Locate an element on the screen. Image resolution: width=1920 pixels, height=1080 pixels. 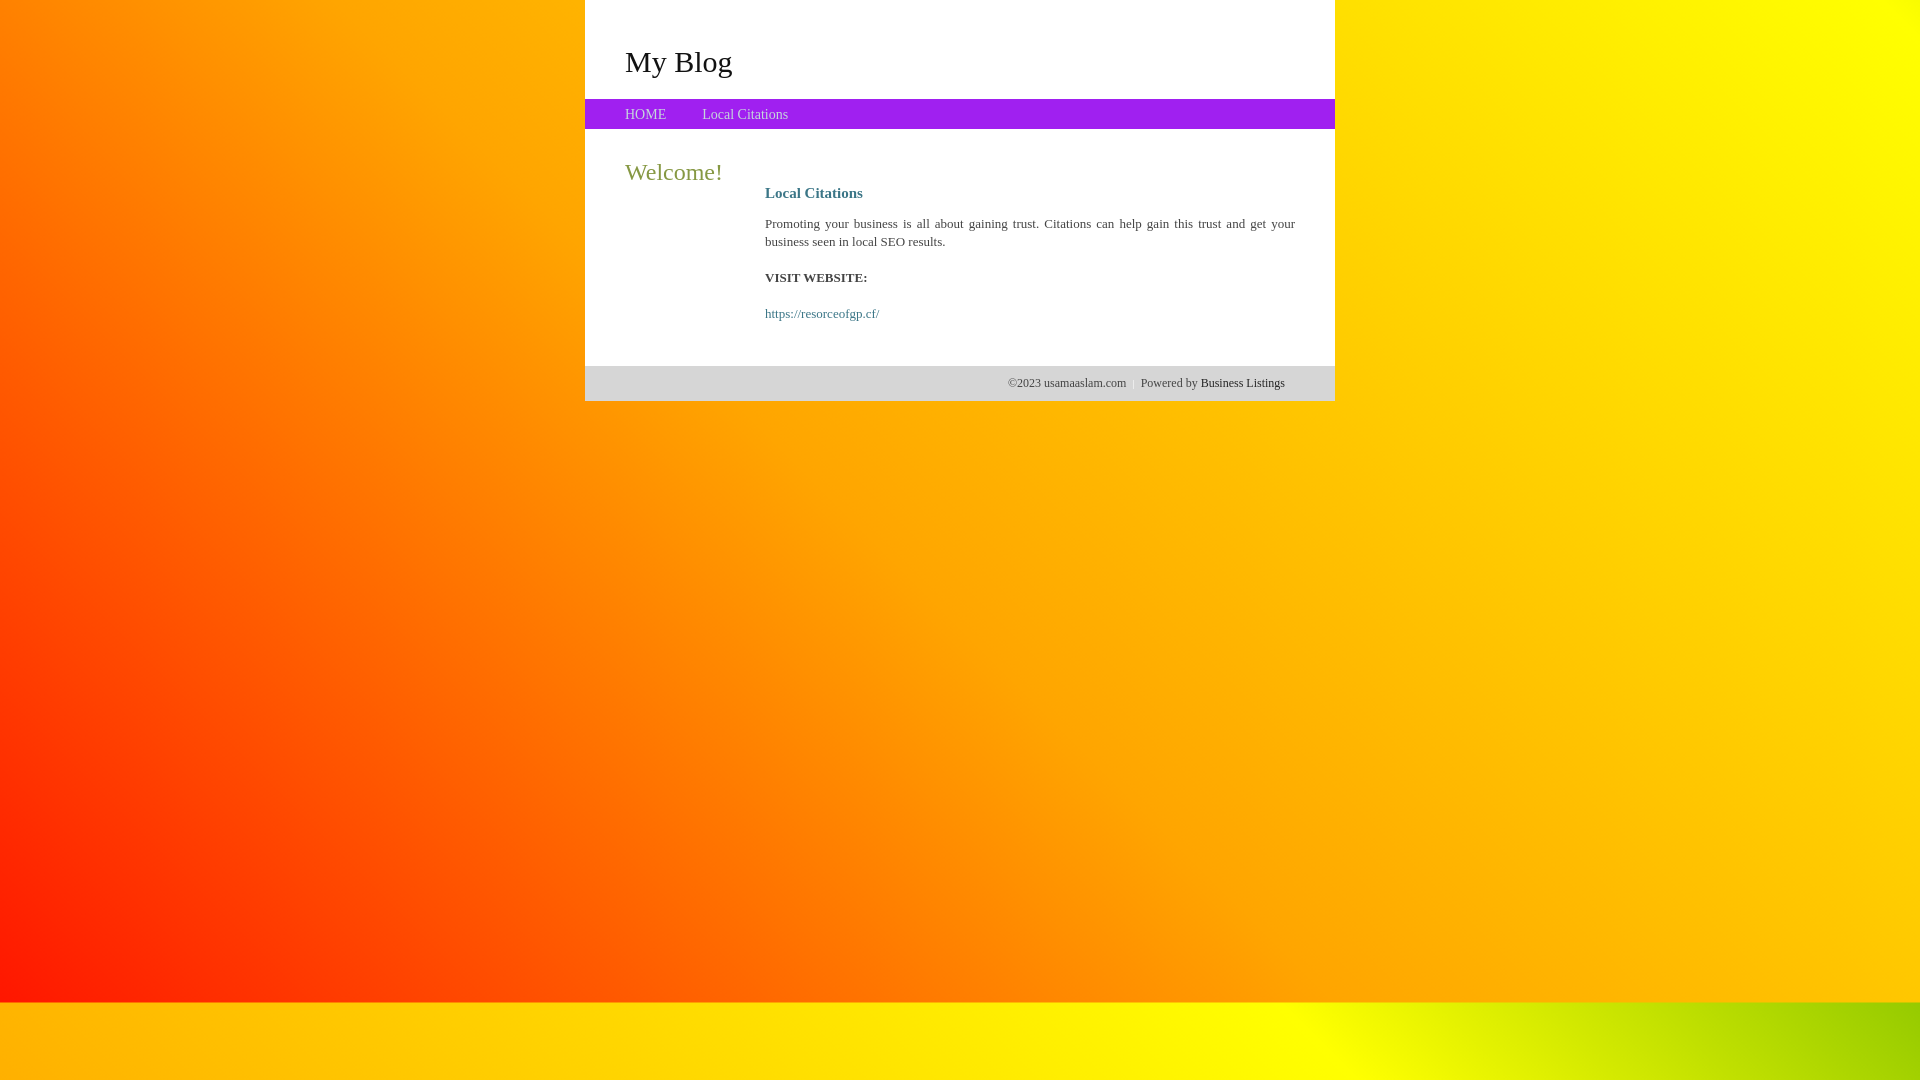
'HOME' is located at coordinates (645, 114).